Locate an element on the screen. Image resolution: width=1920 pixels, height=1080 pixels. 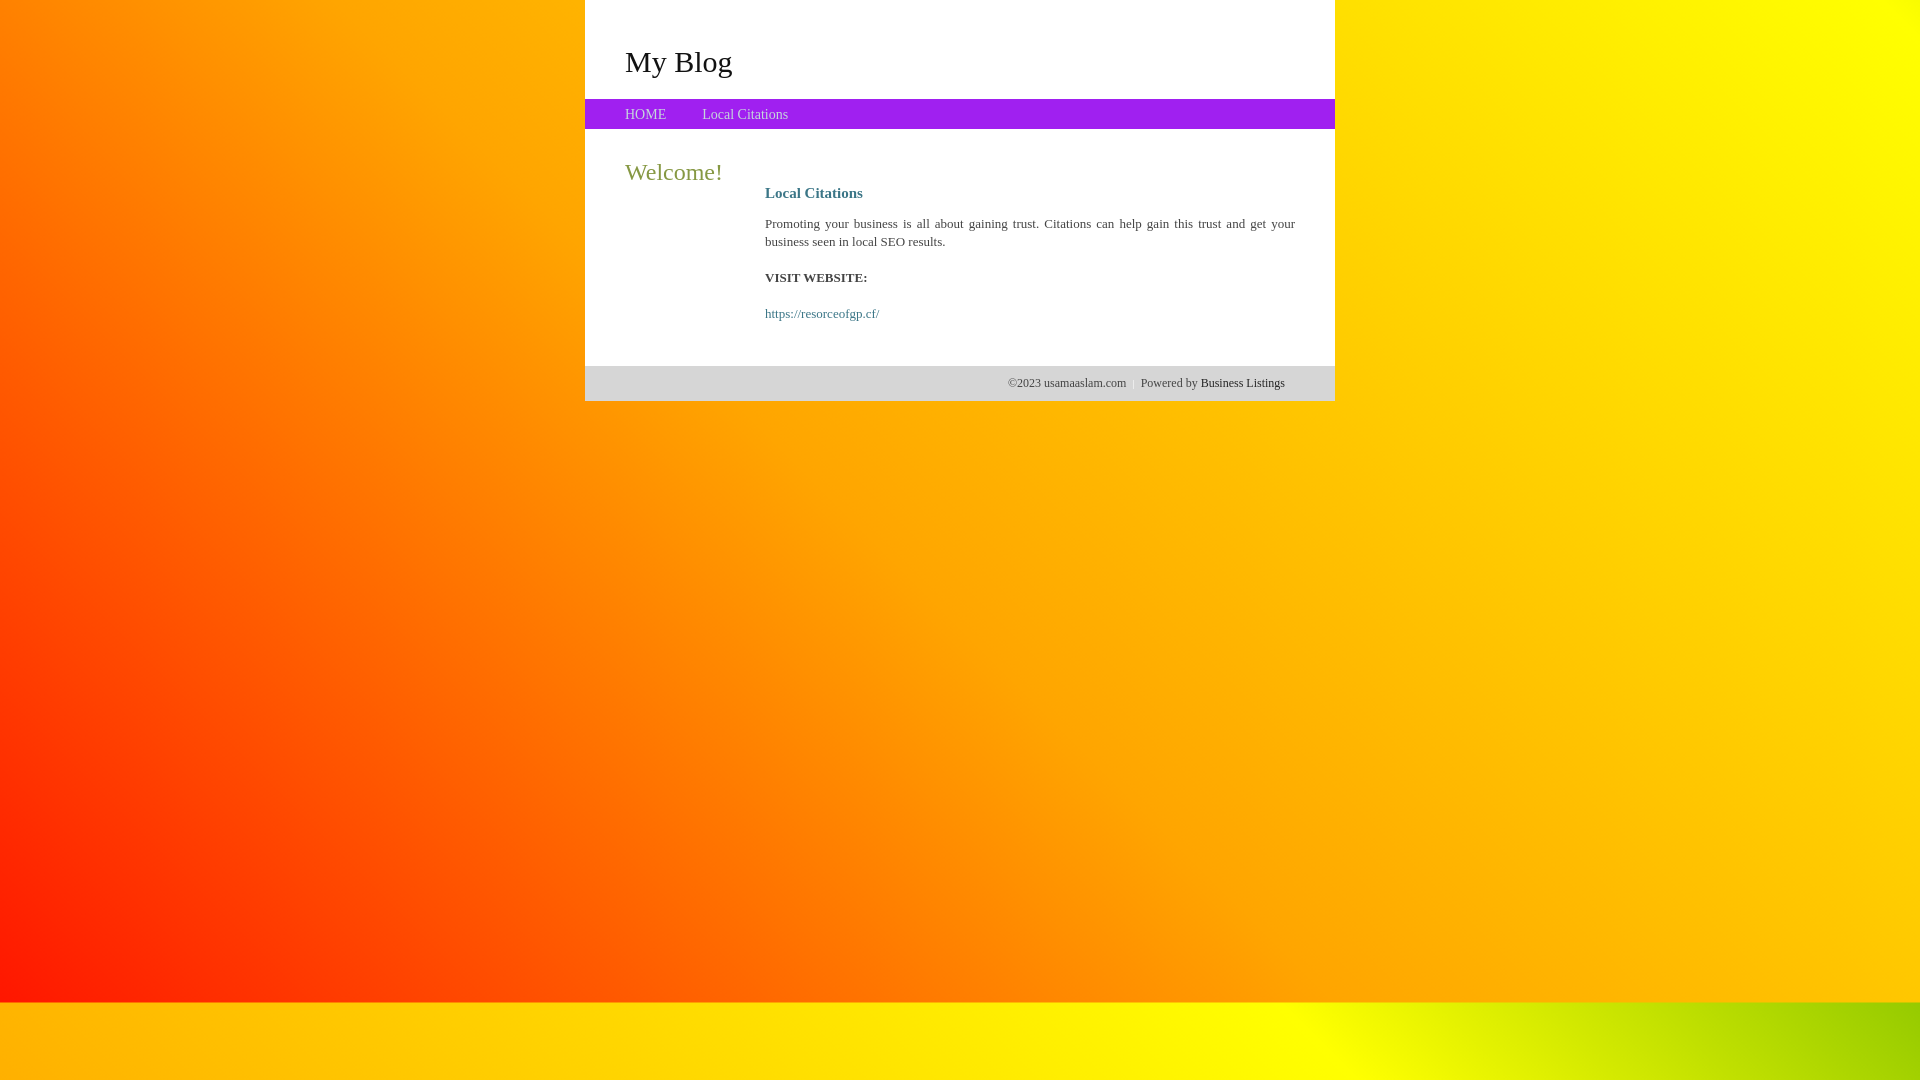
'HOME' is located at coordinates (645, 114).